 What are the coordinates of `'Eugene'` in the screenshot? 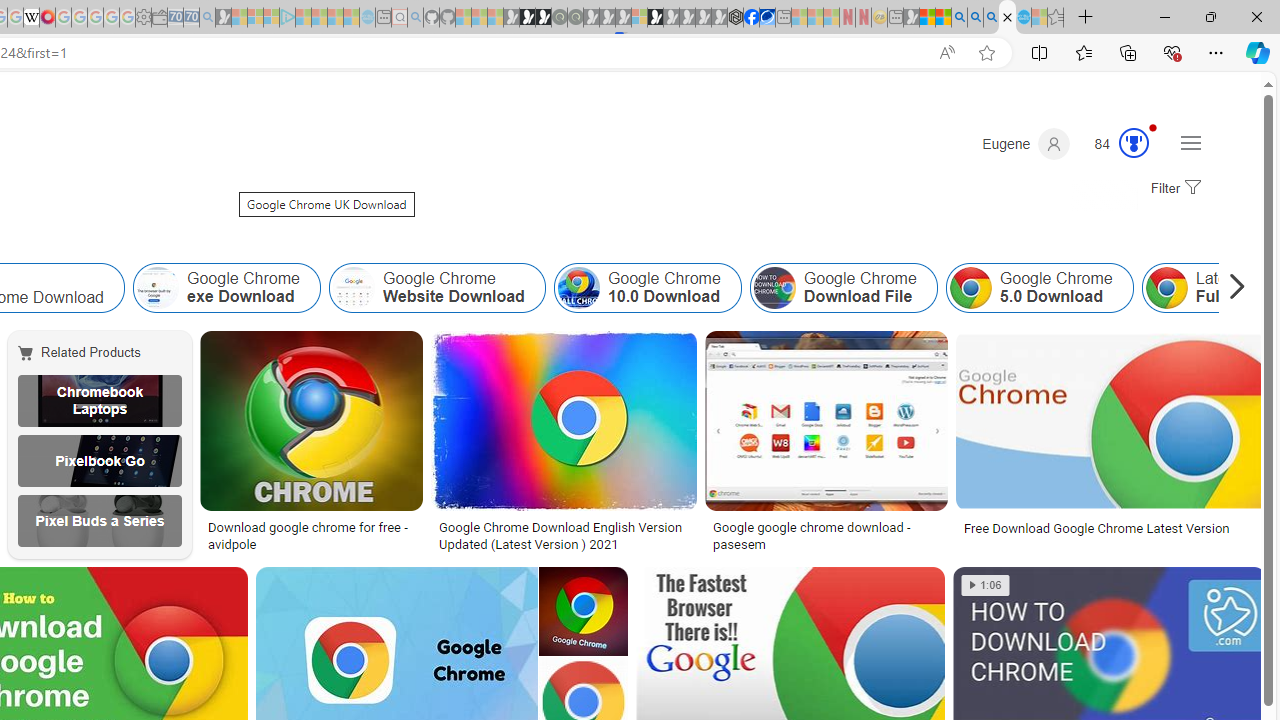 It's located at (1026, 143).